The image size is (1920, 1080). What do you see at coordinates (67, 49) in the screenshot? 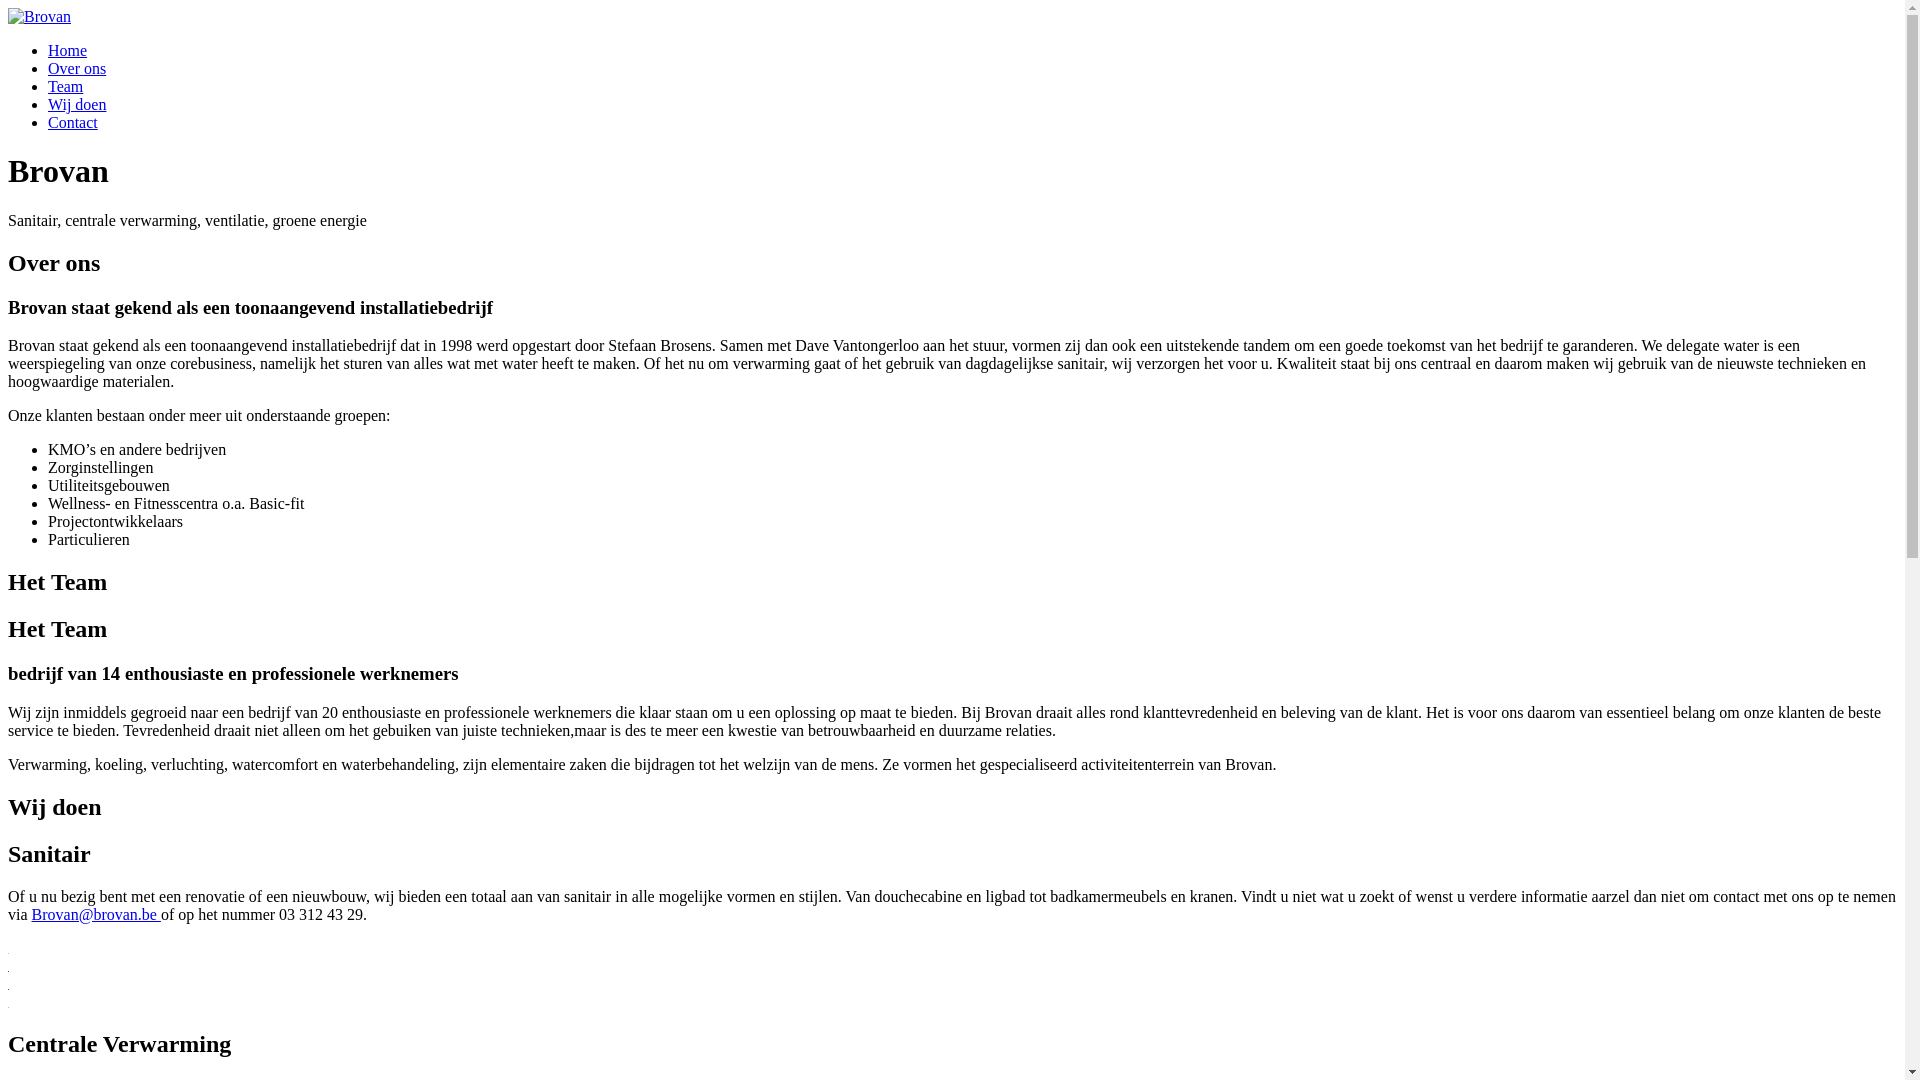
I see `'Home'` at bounding box center [67, 49].